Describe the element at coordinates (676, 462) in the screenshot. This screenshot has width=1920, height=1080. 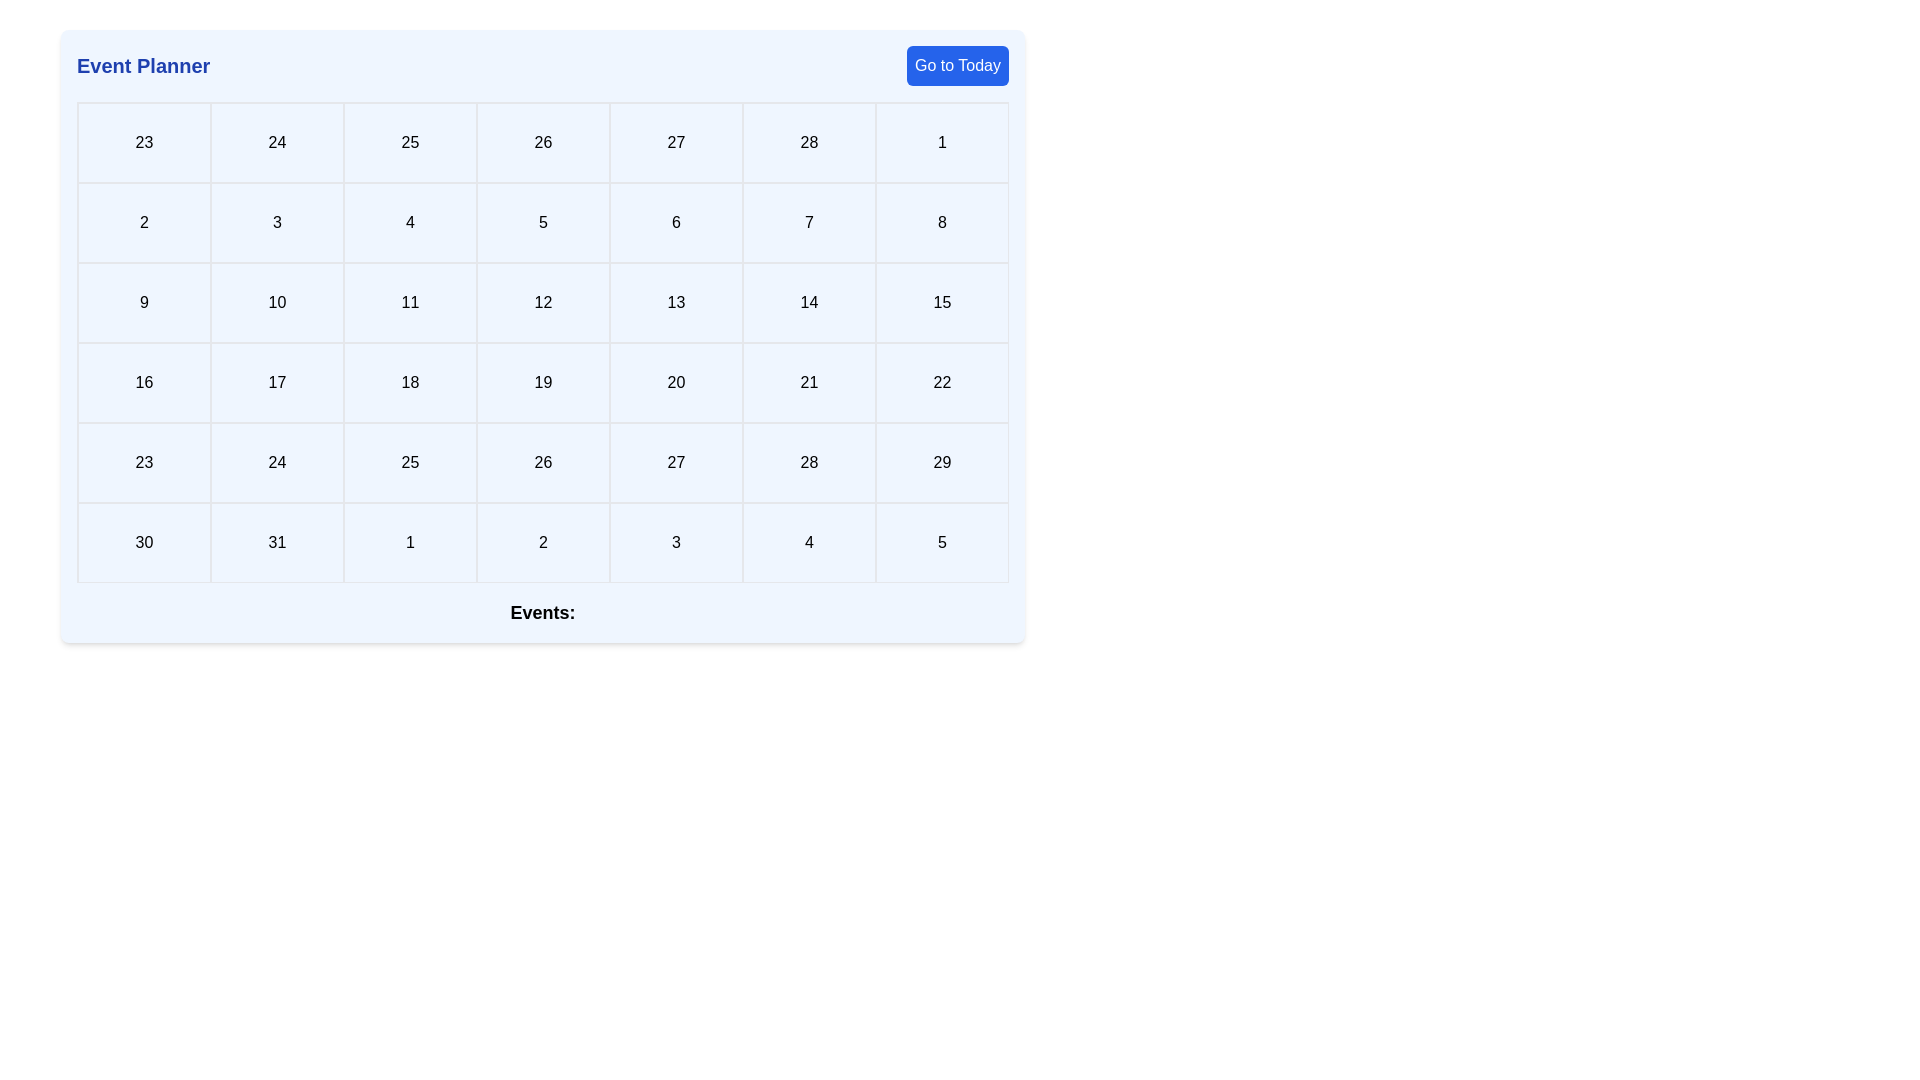
I see `the calendar day block labeled '27'` at that location.